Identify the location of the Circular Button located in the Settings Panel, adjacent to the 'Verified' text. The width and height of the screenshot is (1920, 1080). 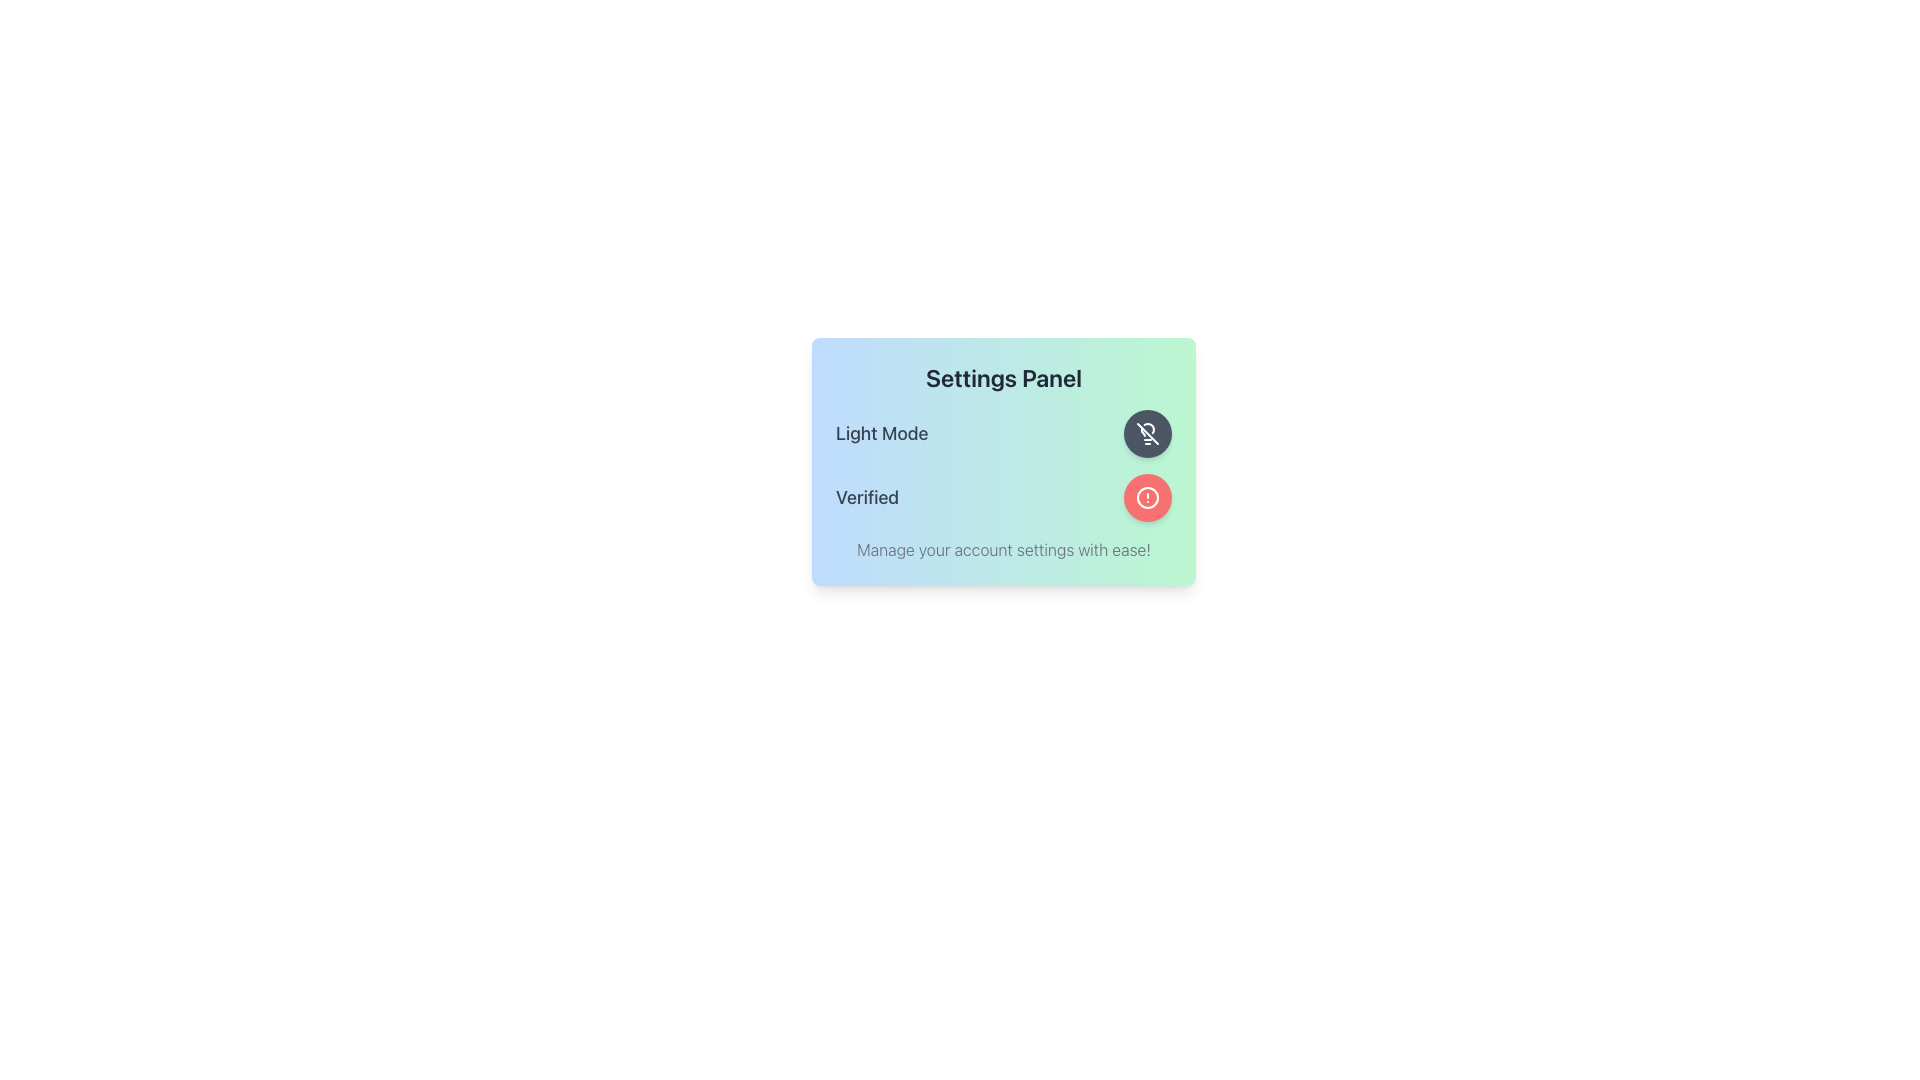
(1147, 496).